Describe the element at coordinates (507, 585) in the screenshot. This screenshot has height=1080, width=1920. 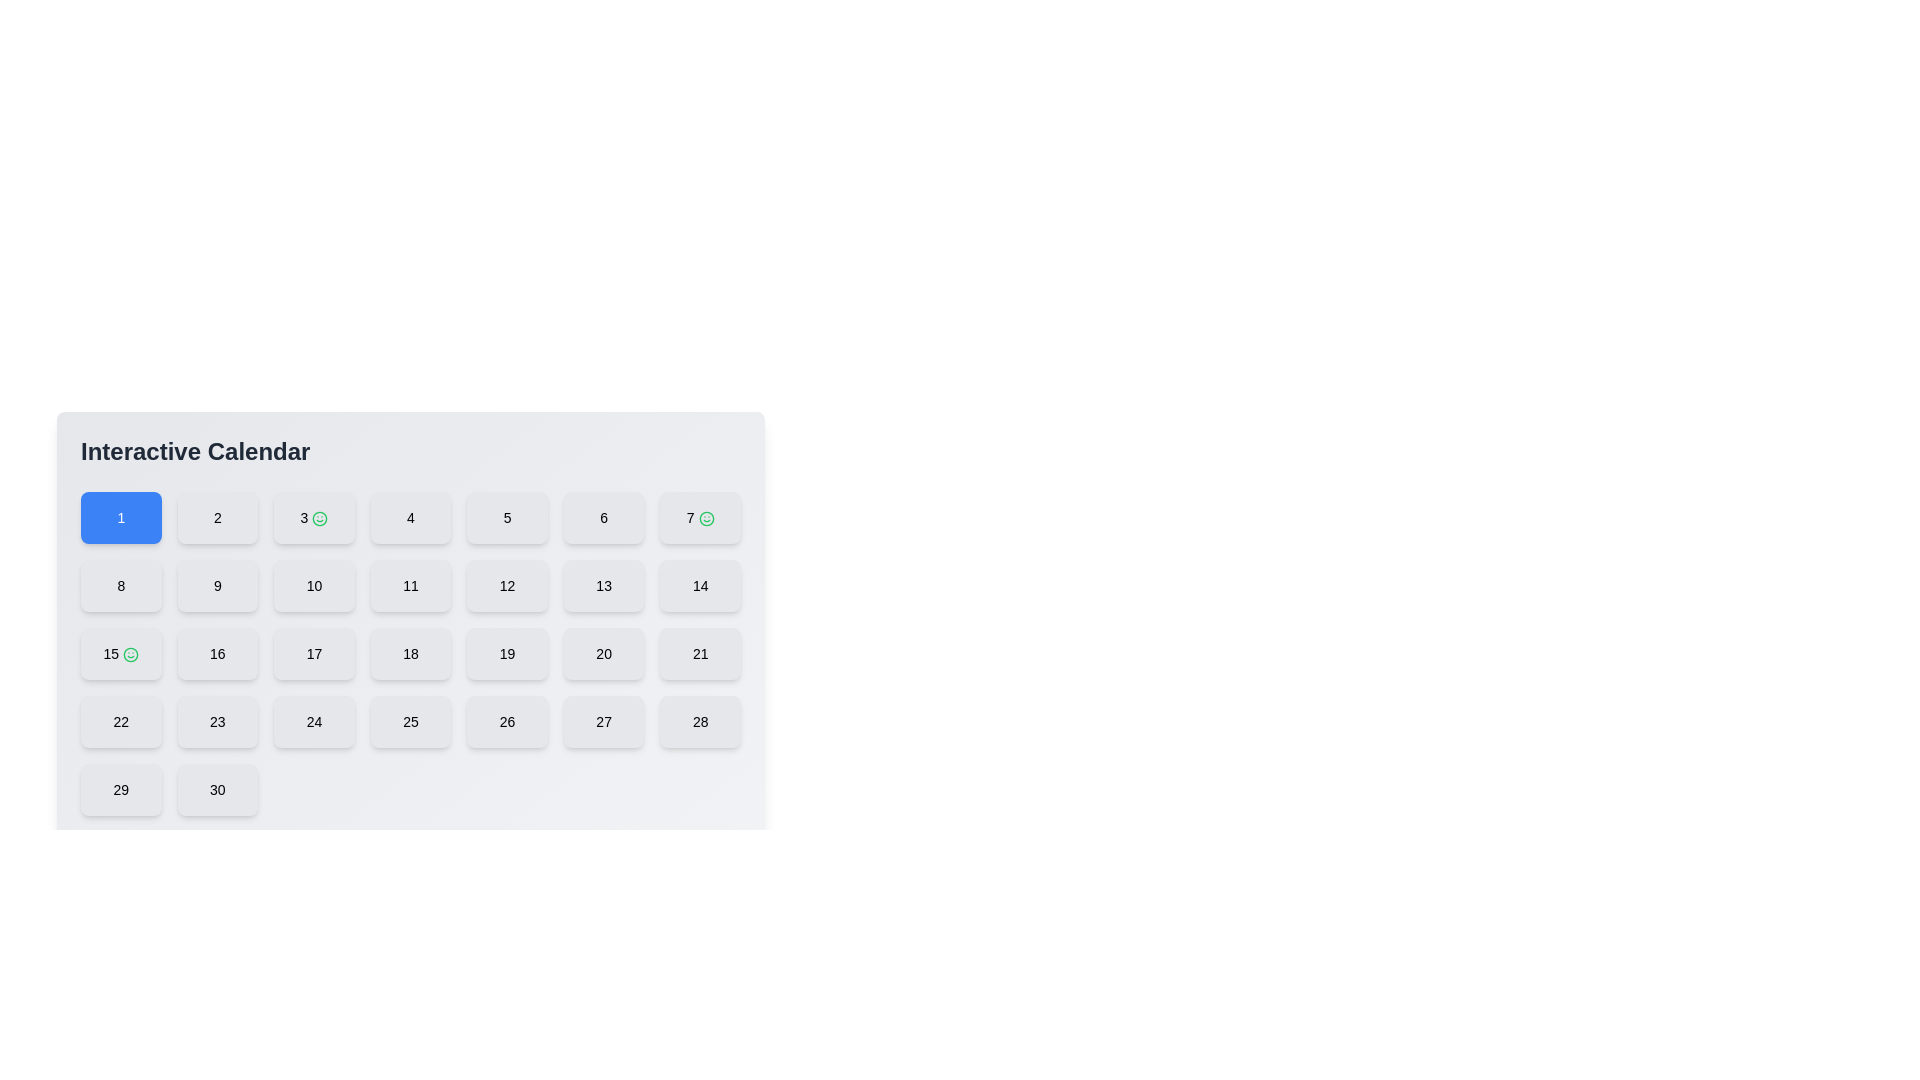
I see `the button representing the day '12' in the calendar interface` at that location.